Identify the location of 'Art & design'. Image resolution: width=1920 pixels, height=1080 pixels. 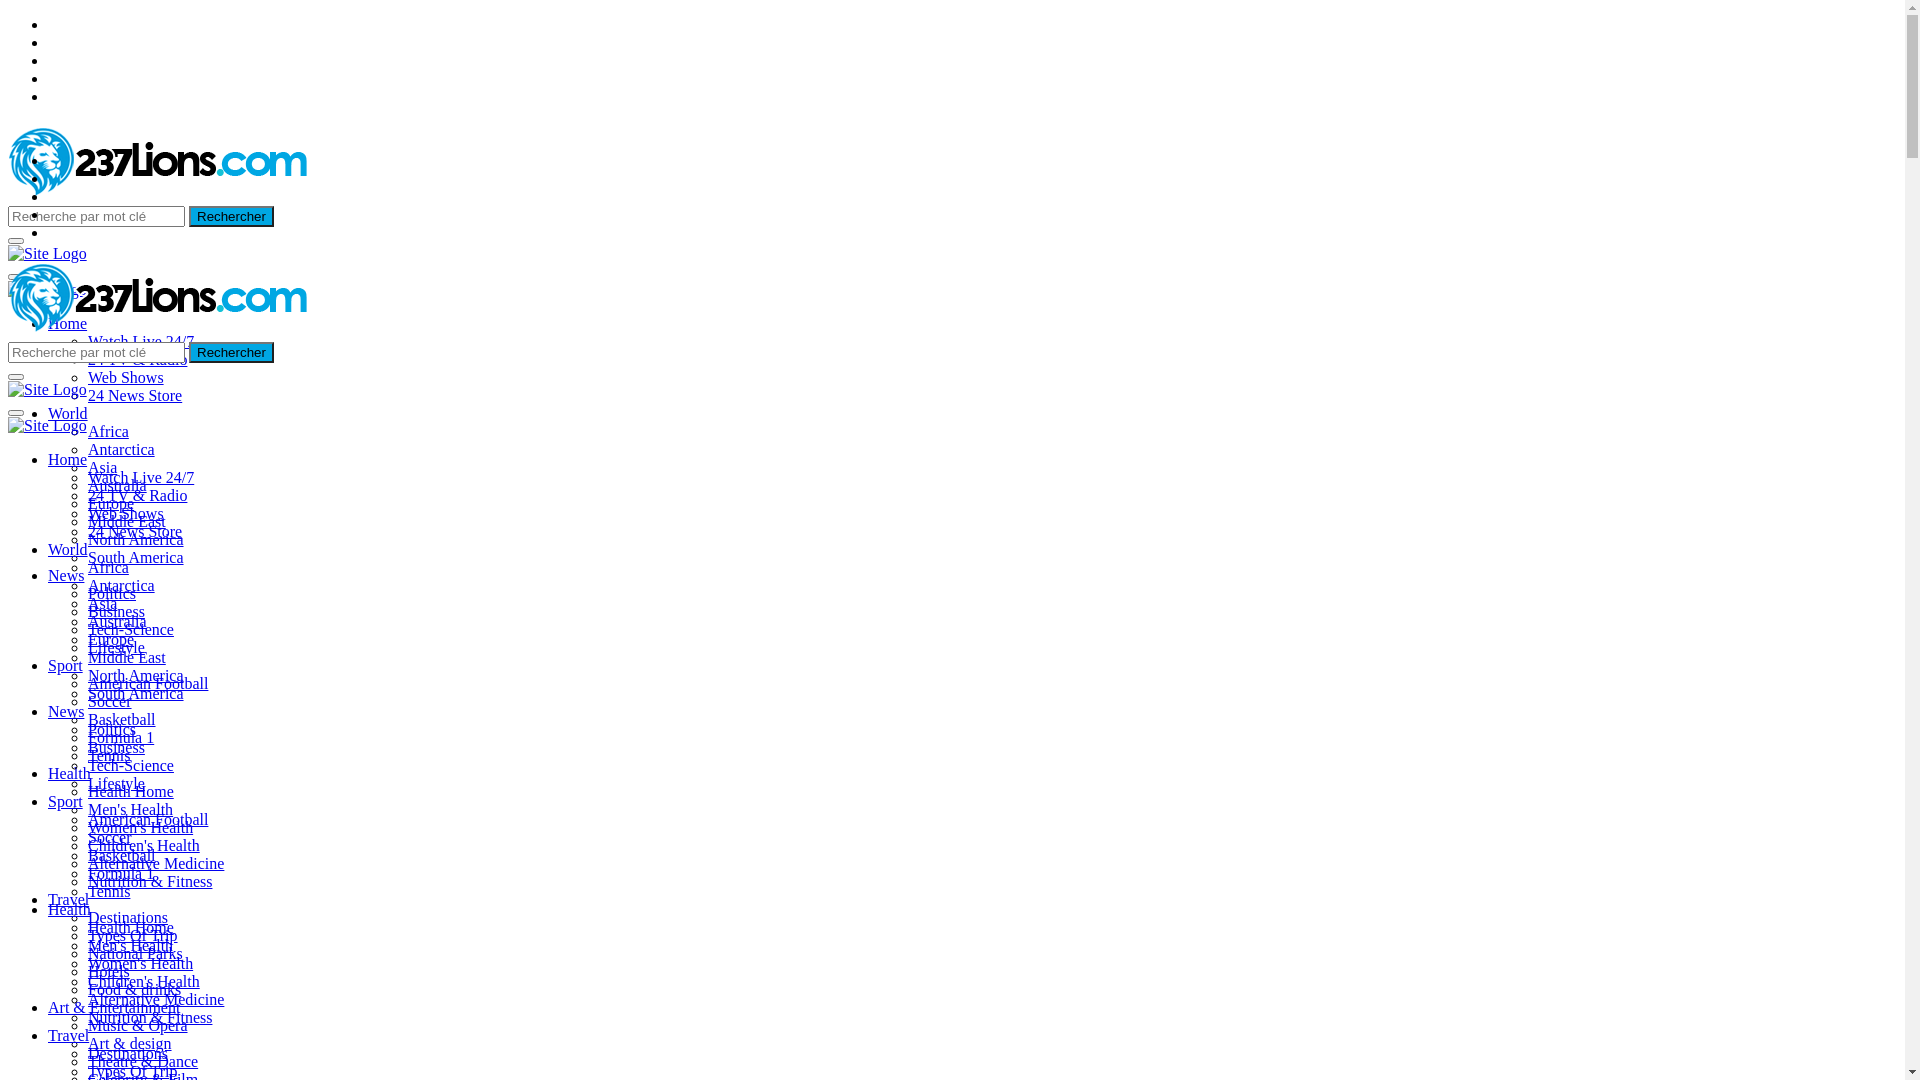
(128, 1042).